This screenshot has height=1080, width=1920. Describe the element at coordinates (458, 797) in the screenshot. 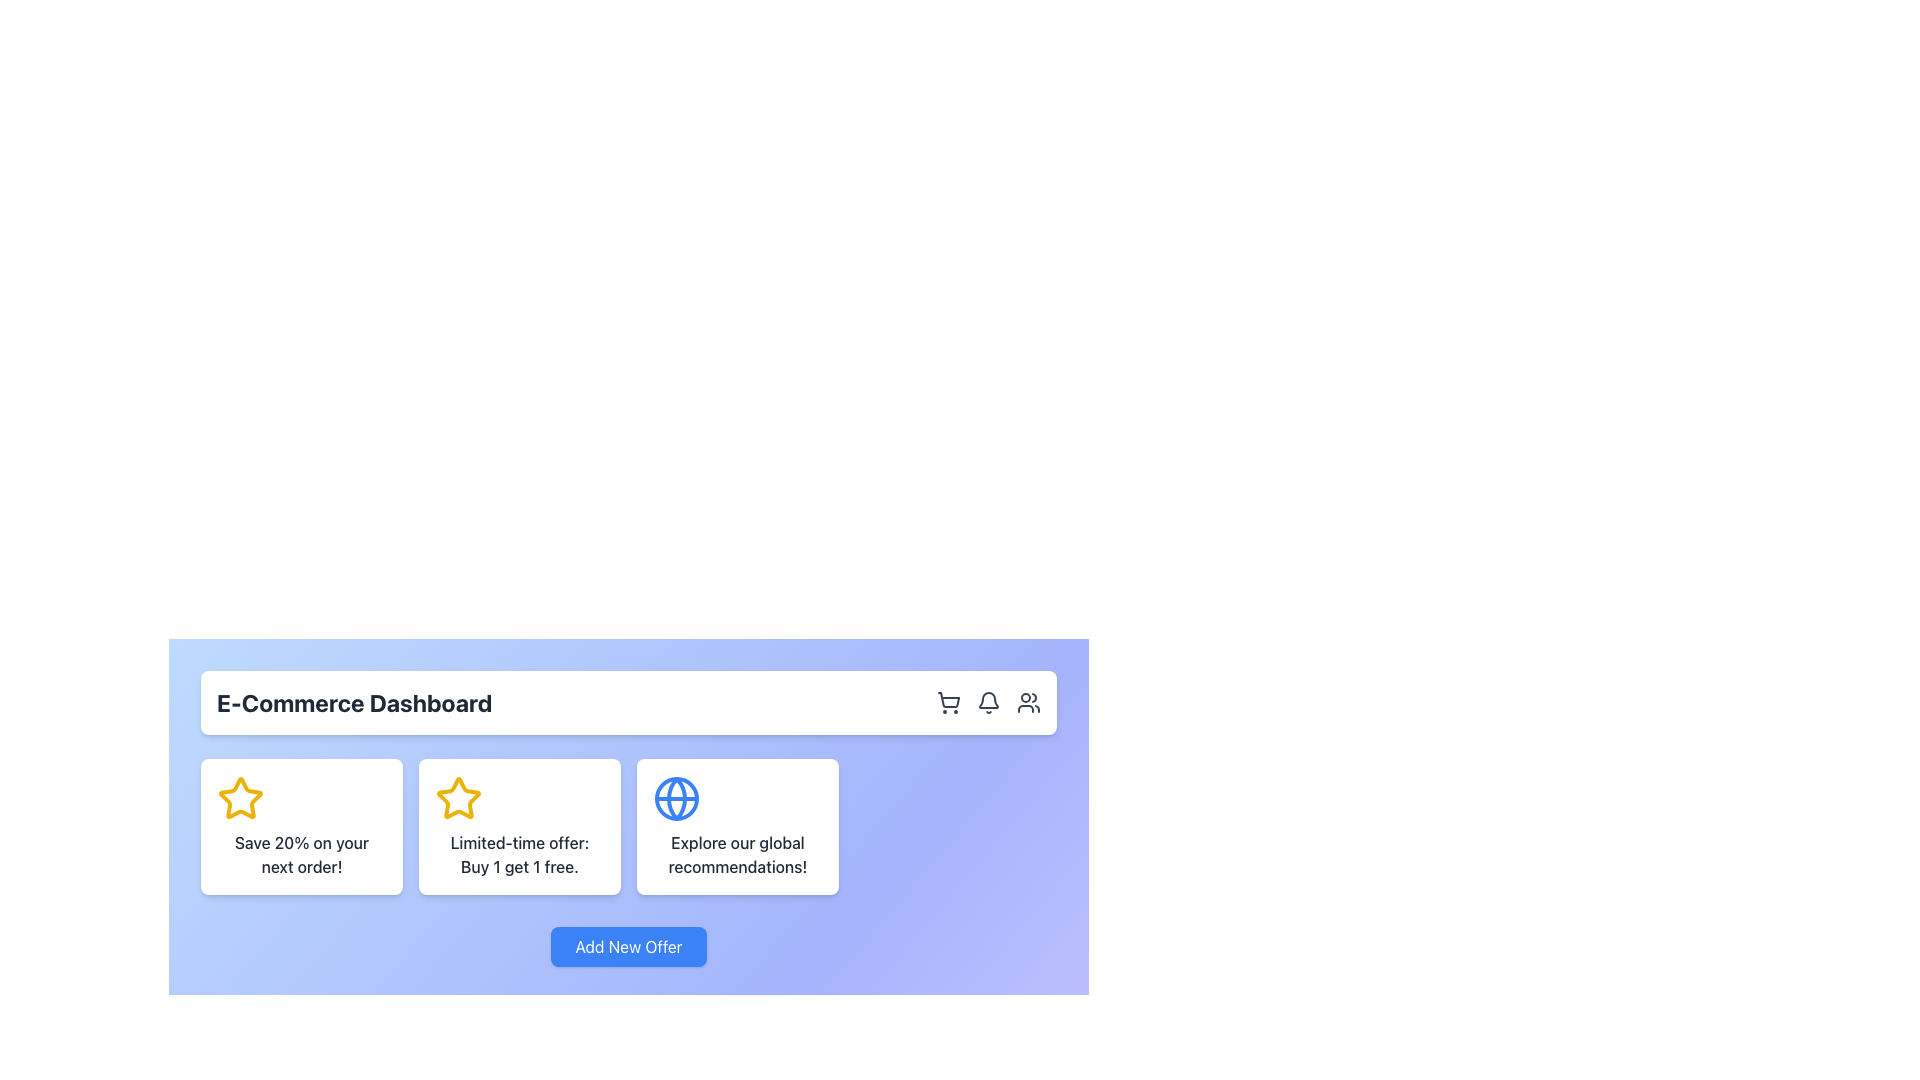

I see `the star icon located in the second card from the left under the 'E-Commerce Dashboard' header, which indicates special offers or sales` at that location.